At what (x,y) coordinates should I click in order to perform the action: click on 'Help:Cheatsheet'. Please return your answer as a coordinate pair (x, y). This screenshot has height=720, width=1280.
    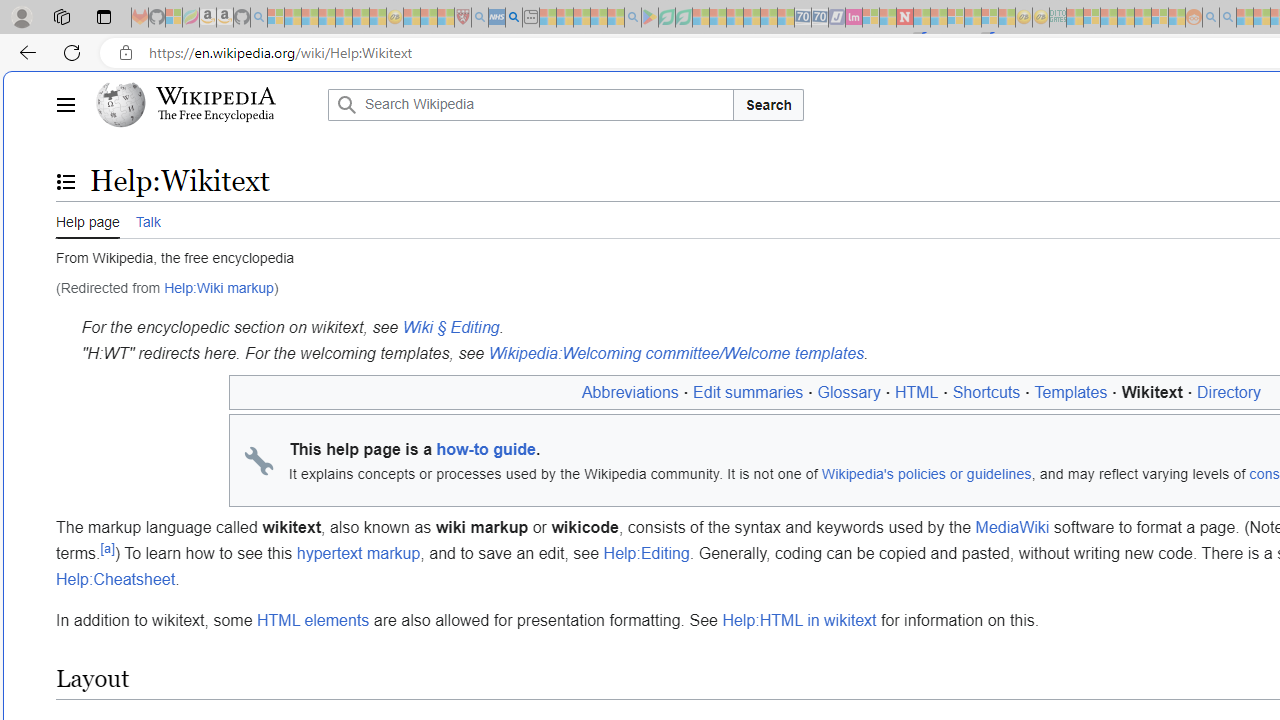
    Looking at the image, I should click on (115, 579).